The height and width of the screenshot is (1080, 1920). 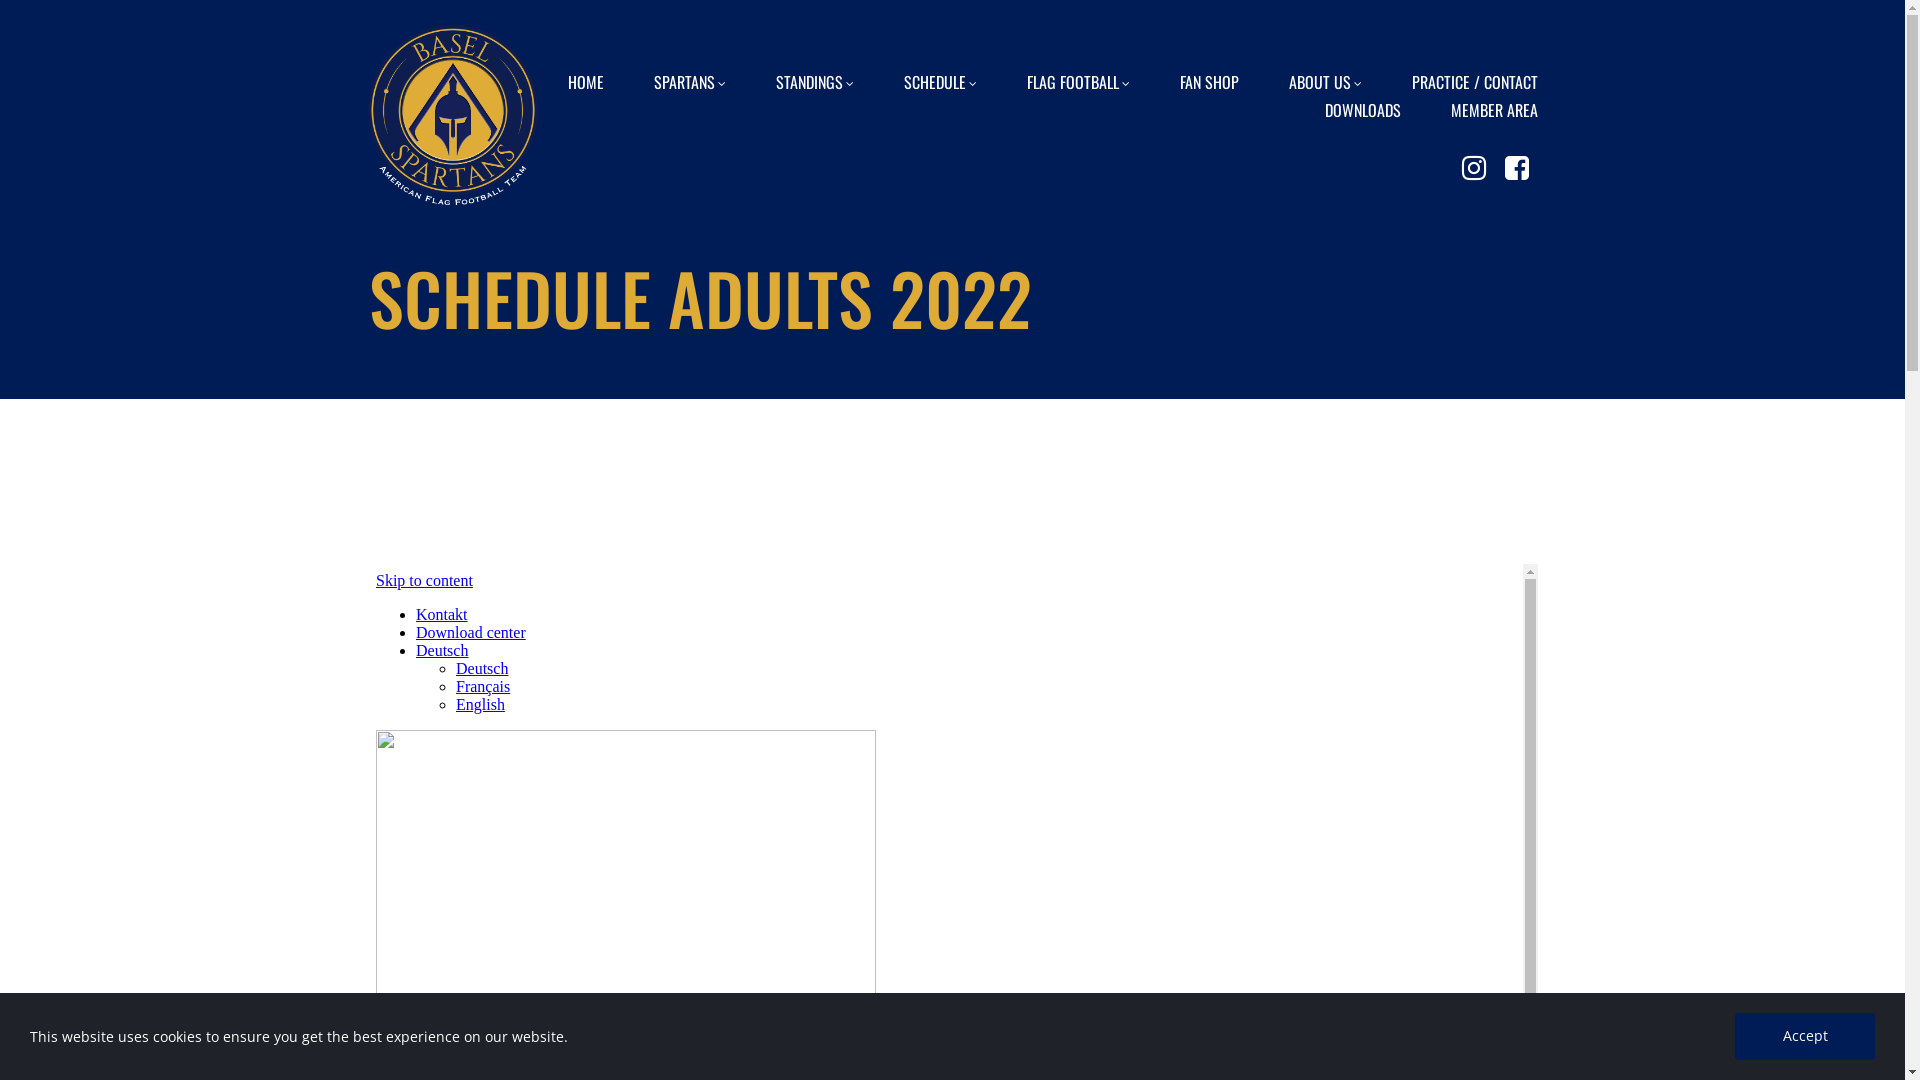 What do you see at coordinates (1804, 1035) in the screenshot?
I see `'Accept'` at bounding box center [1804, 1035].